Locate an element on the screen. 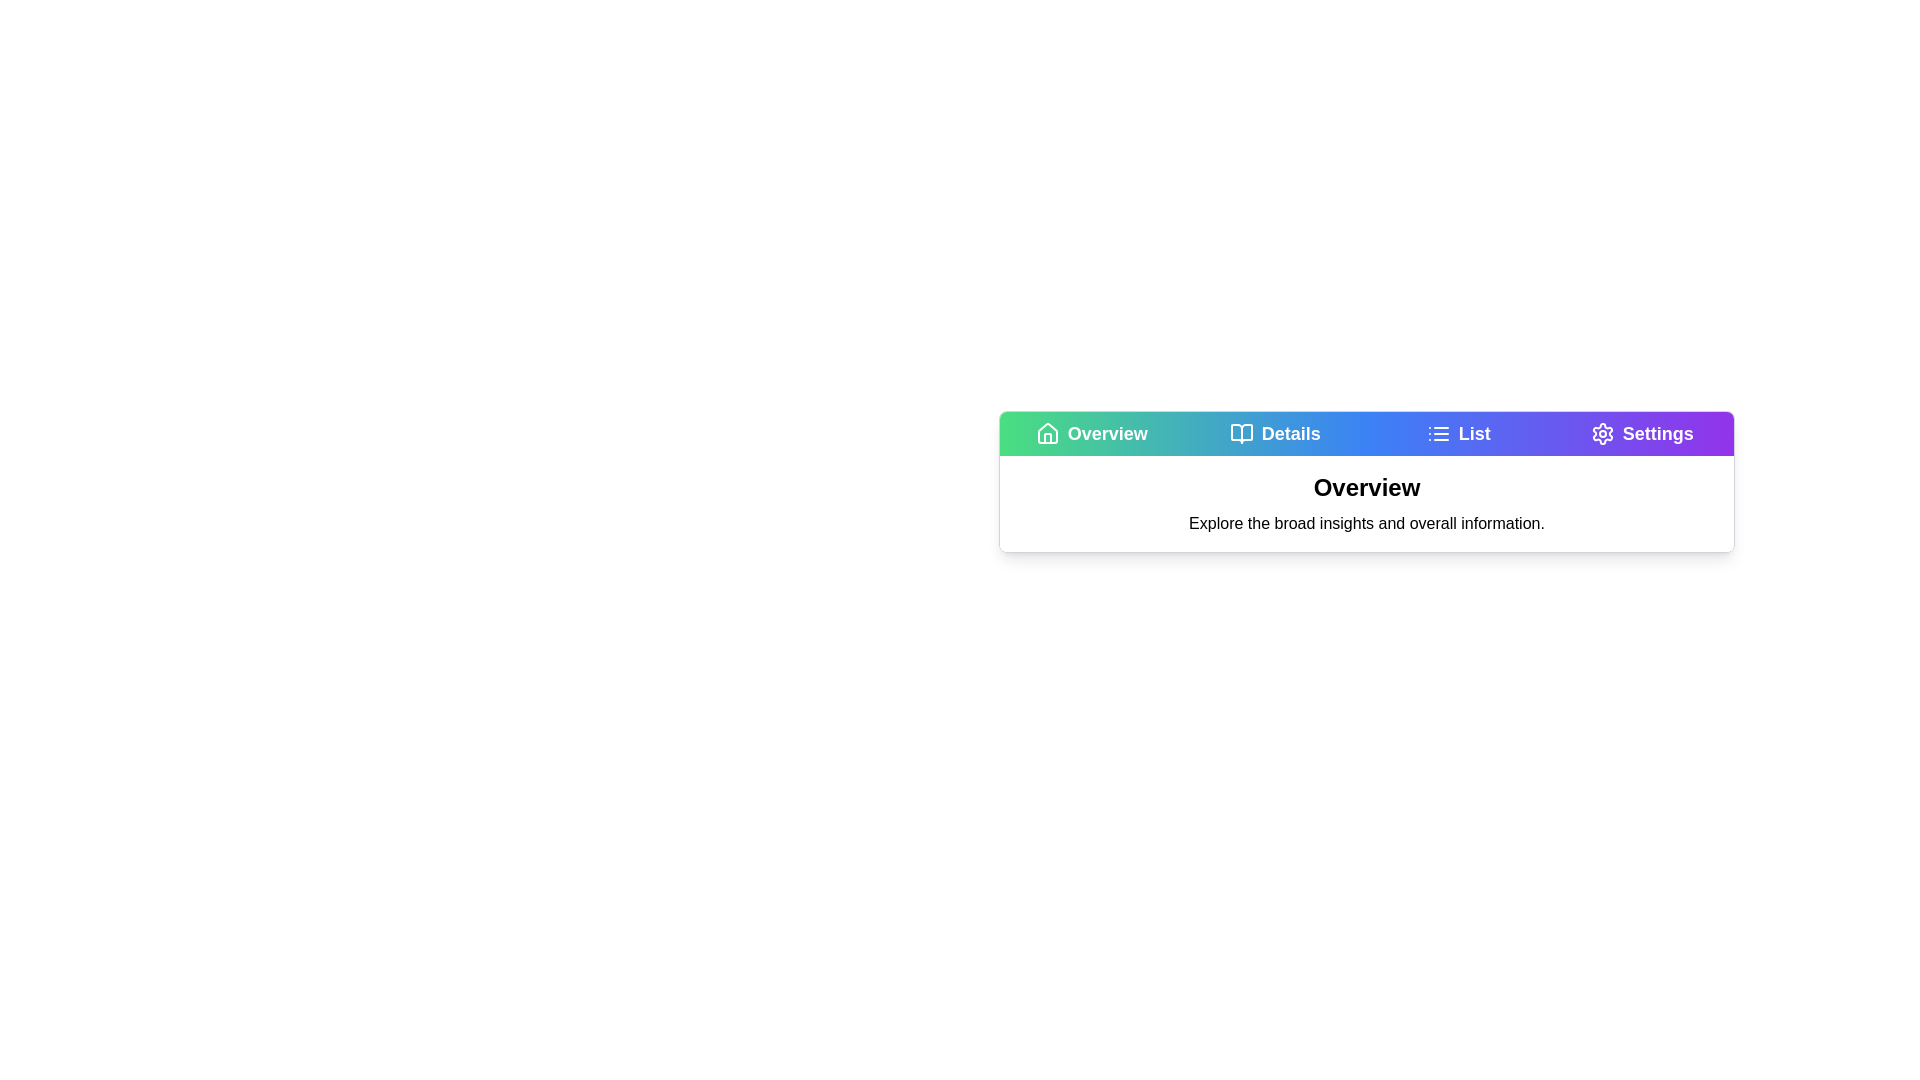 The height and width of the screenshot is (1080, 1920). the Text block element containing the title 'Overview' and the description 'Explore the broad insights and overall information.' is located at coordinates (1366, 503).